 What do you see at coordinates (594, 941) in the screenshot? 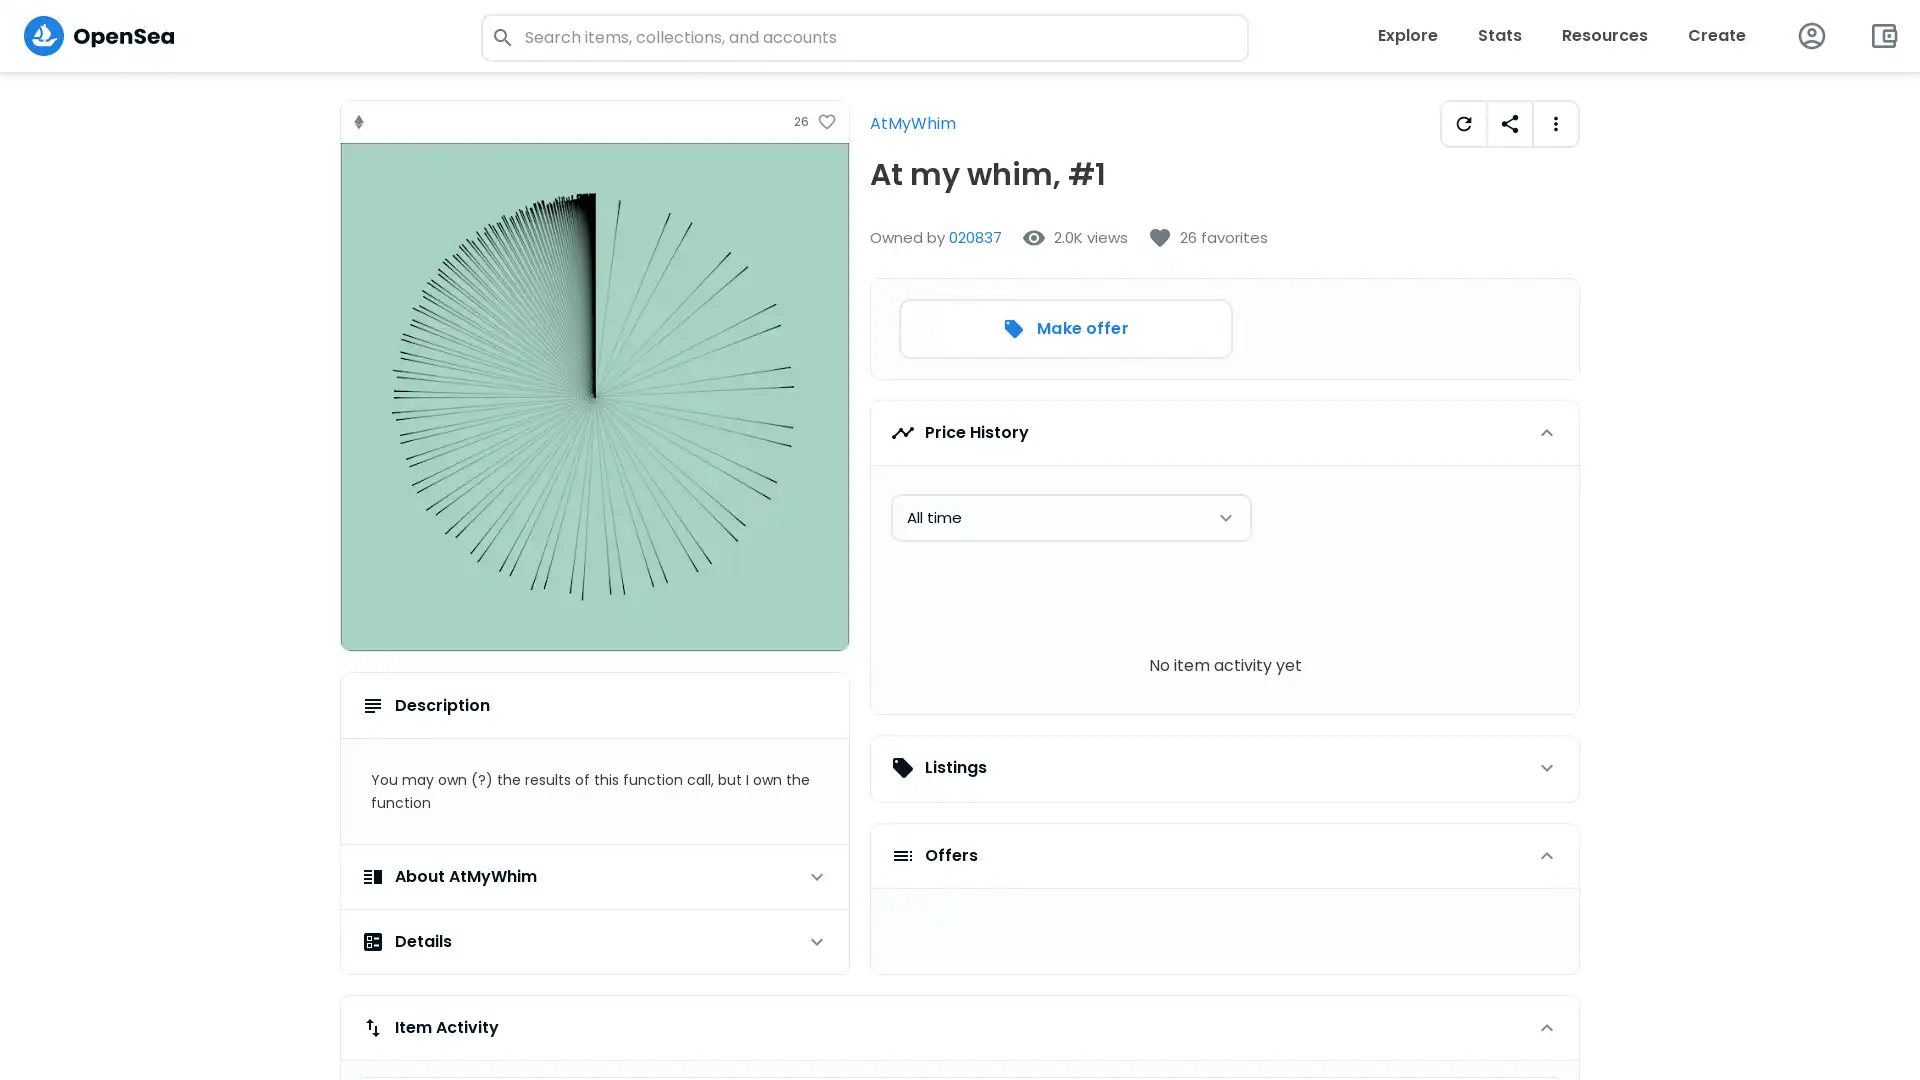
I see `Details` at bounding box center [594, 941].